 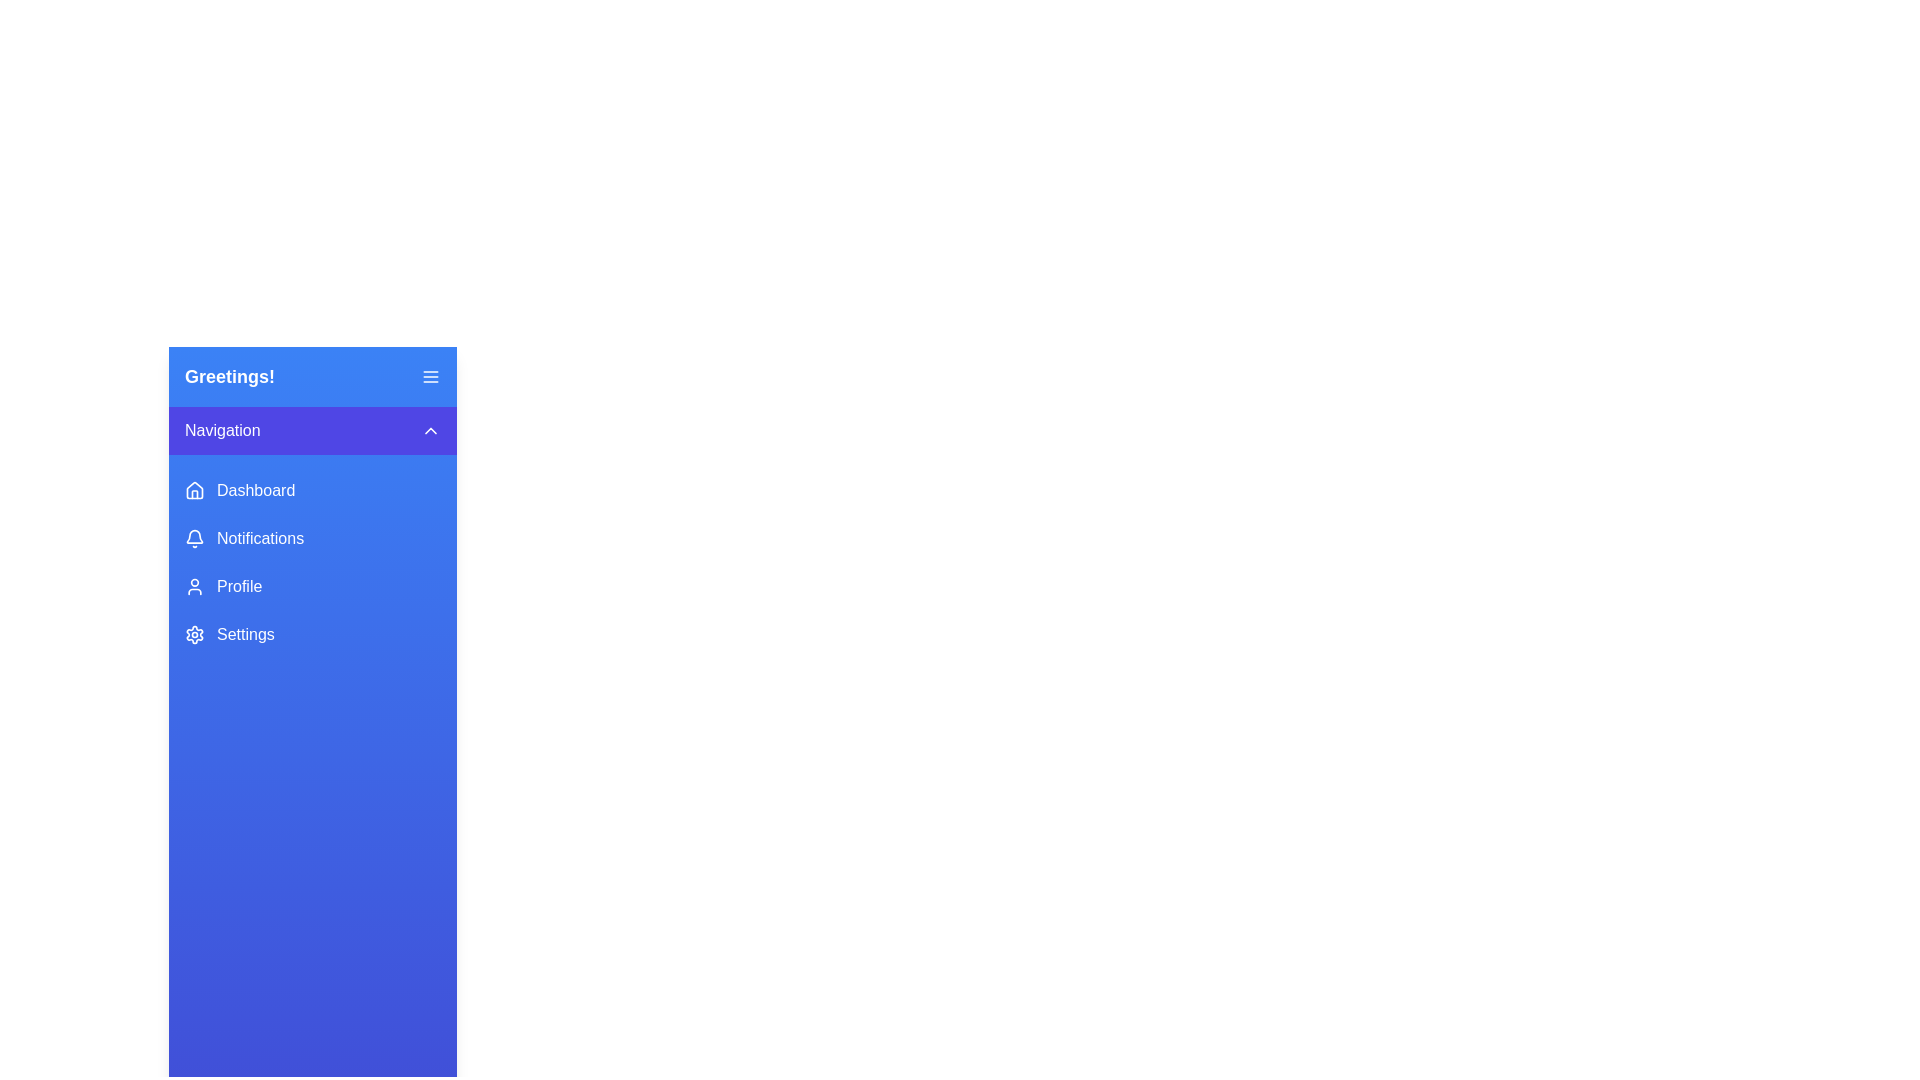 I want to click on the notifications button located in the vertical list of menu options for keyboard navigation, so click(x=311, y=538).